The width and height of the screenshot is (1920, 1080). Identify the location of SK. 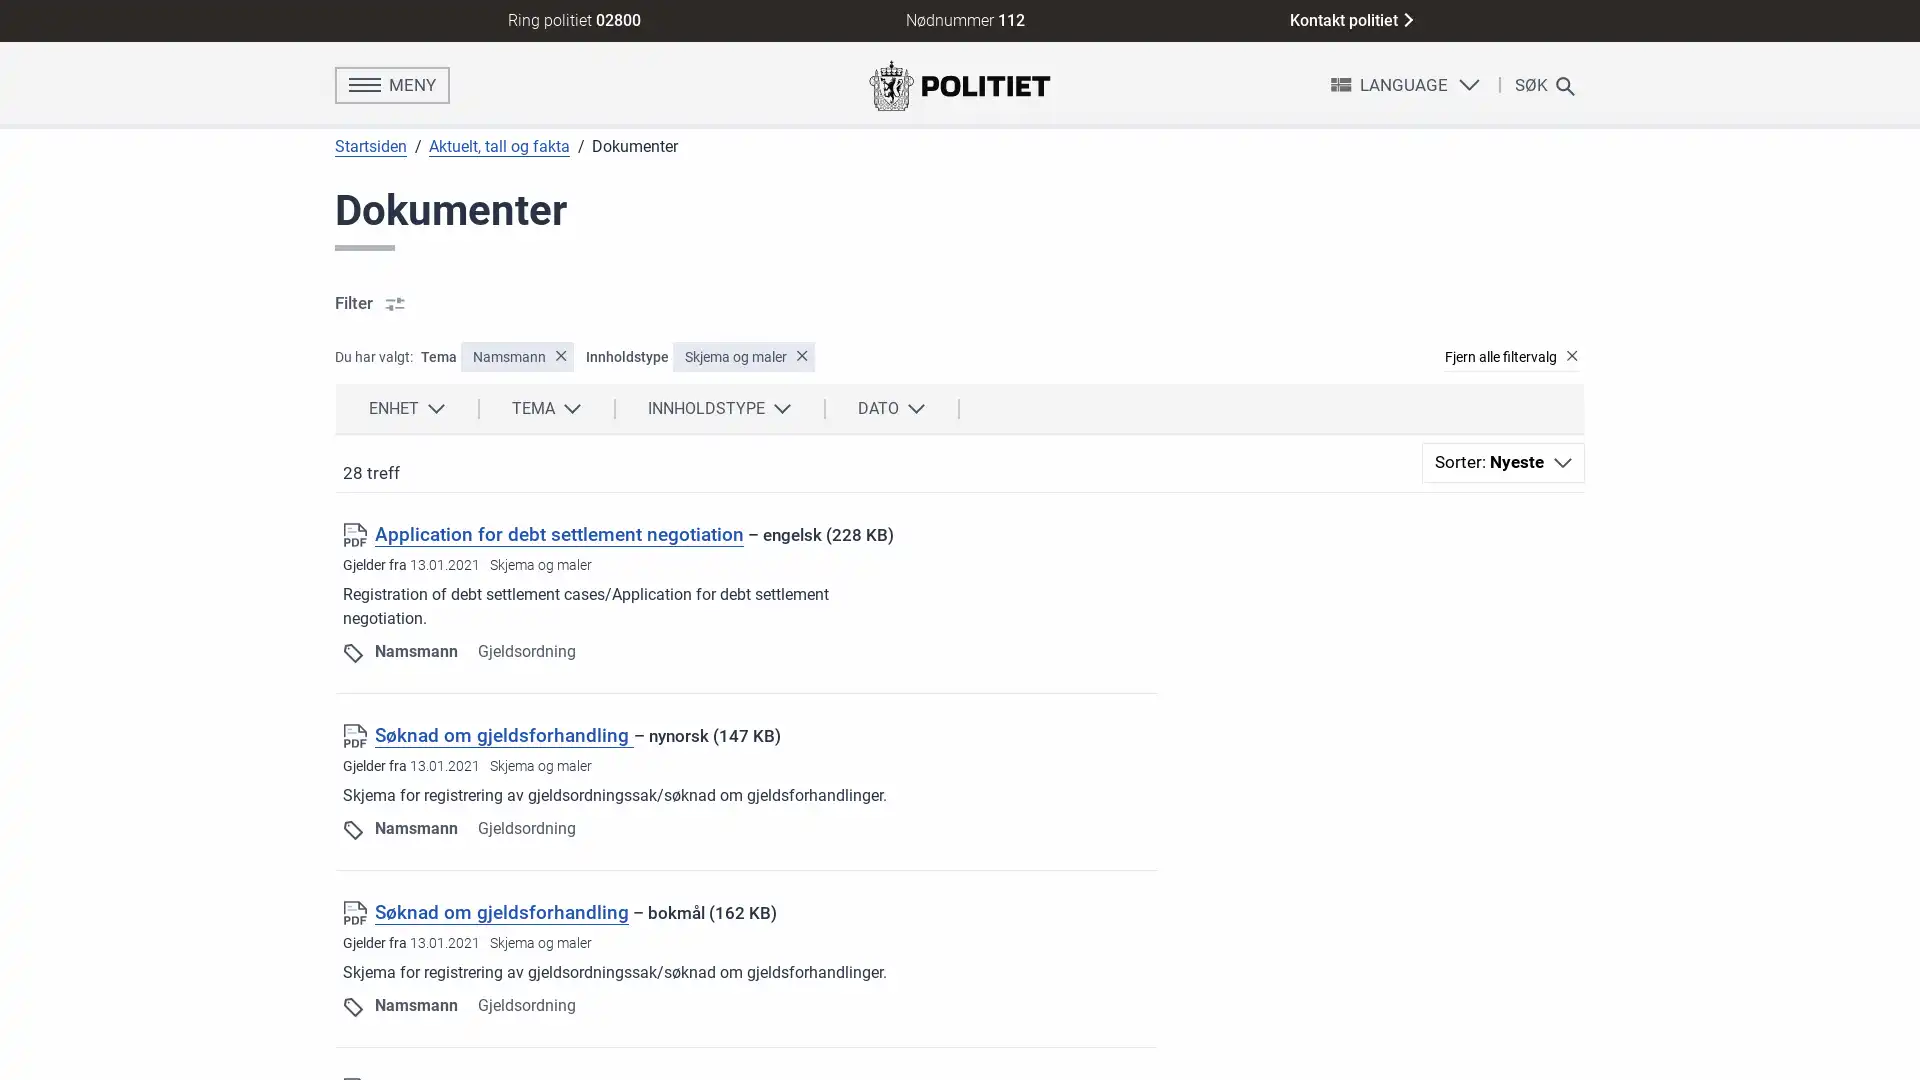
(1539, 83).